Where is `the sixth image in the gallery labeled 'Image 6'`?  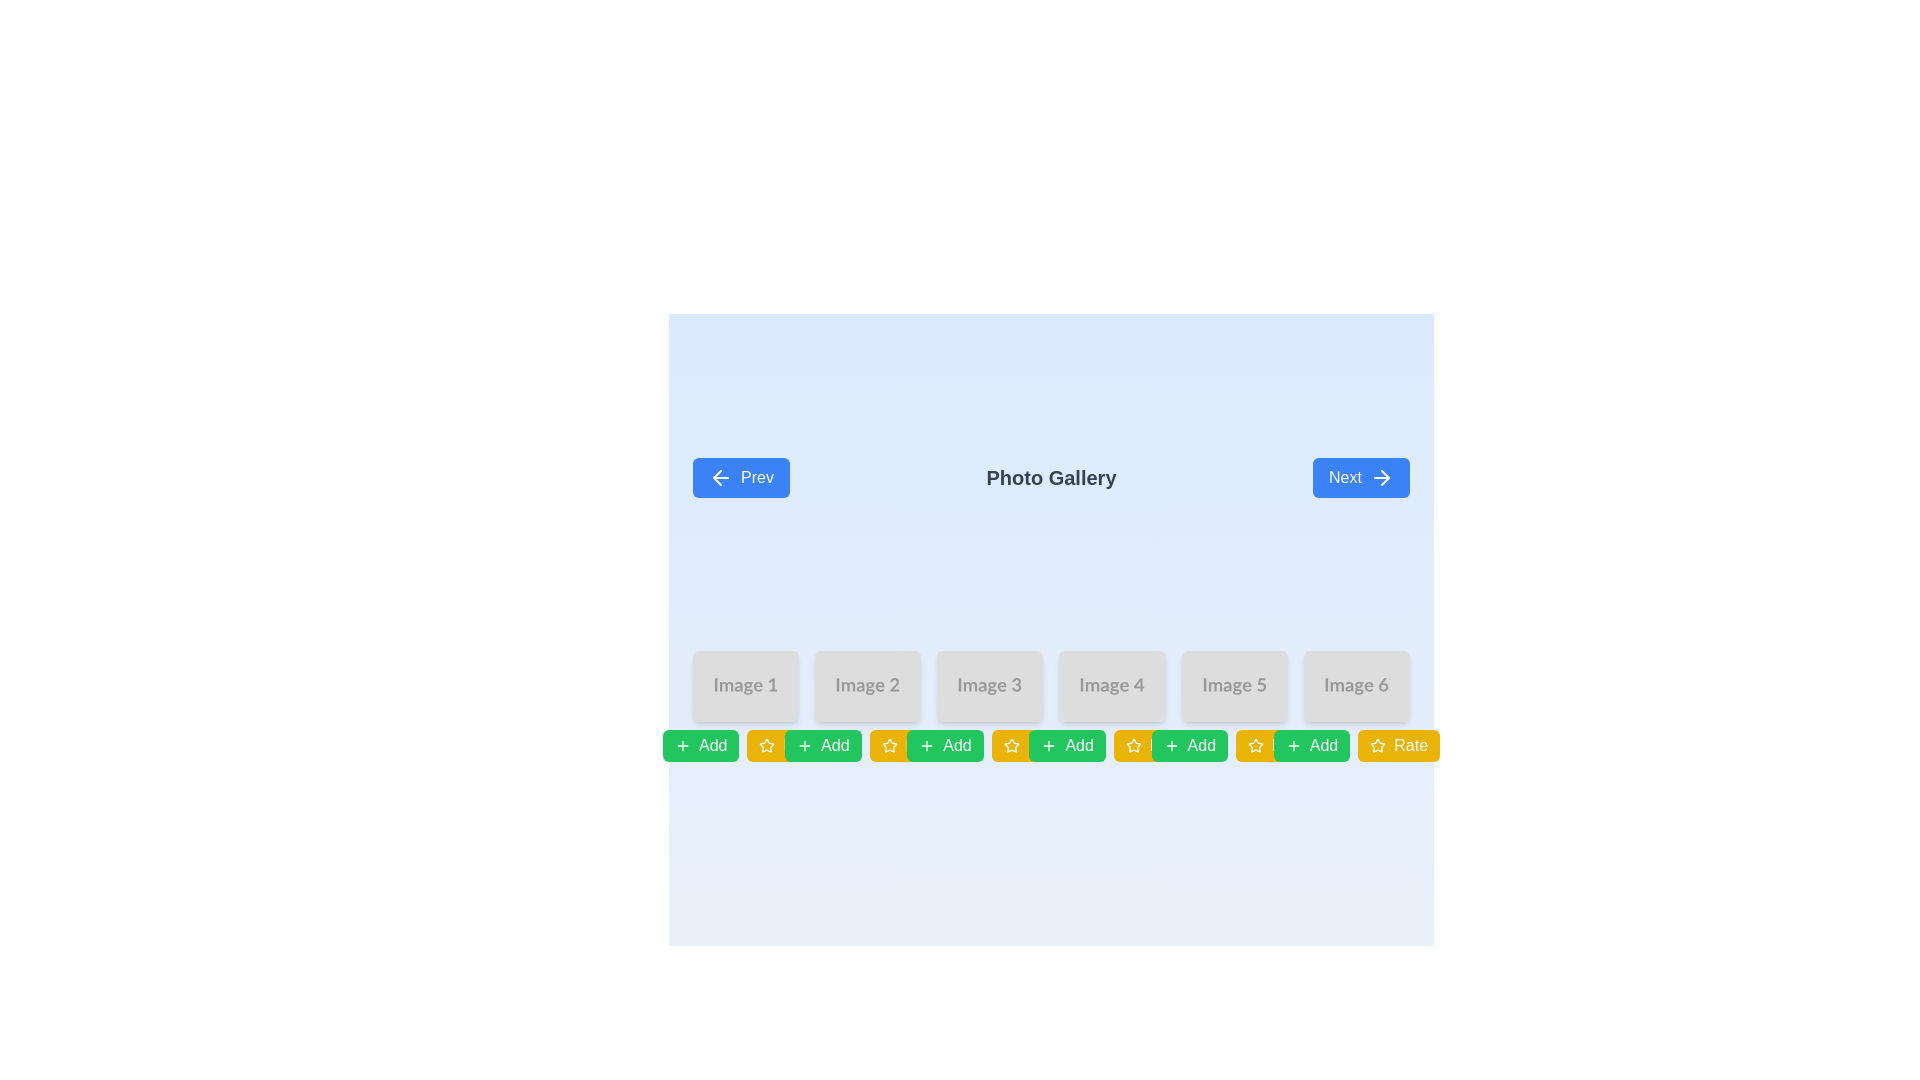 the sixth image in the gallery labeled 'Image 6' is located at coordinates (1356, 685).